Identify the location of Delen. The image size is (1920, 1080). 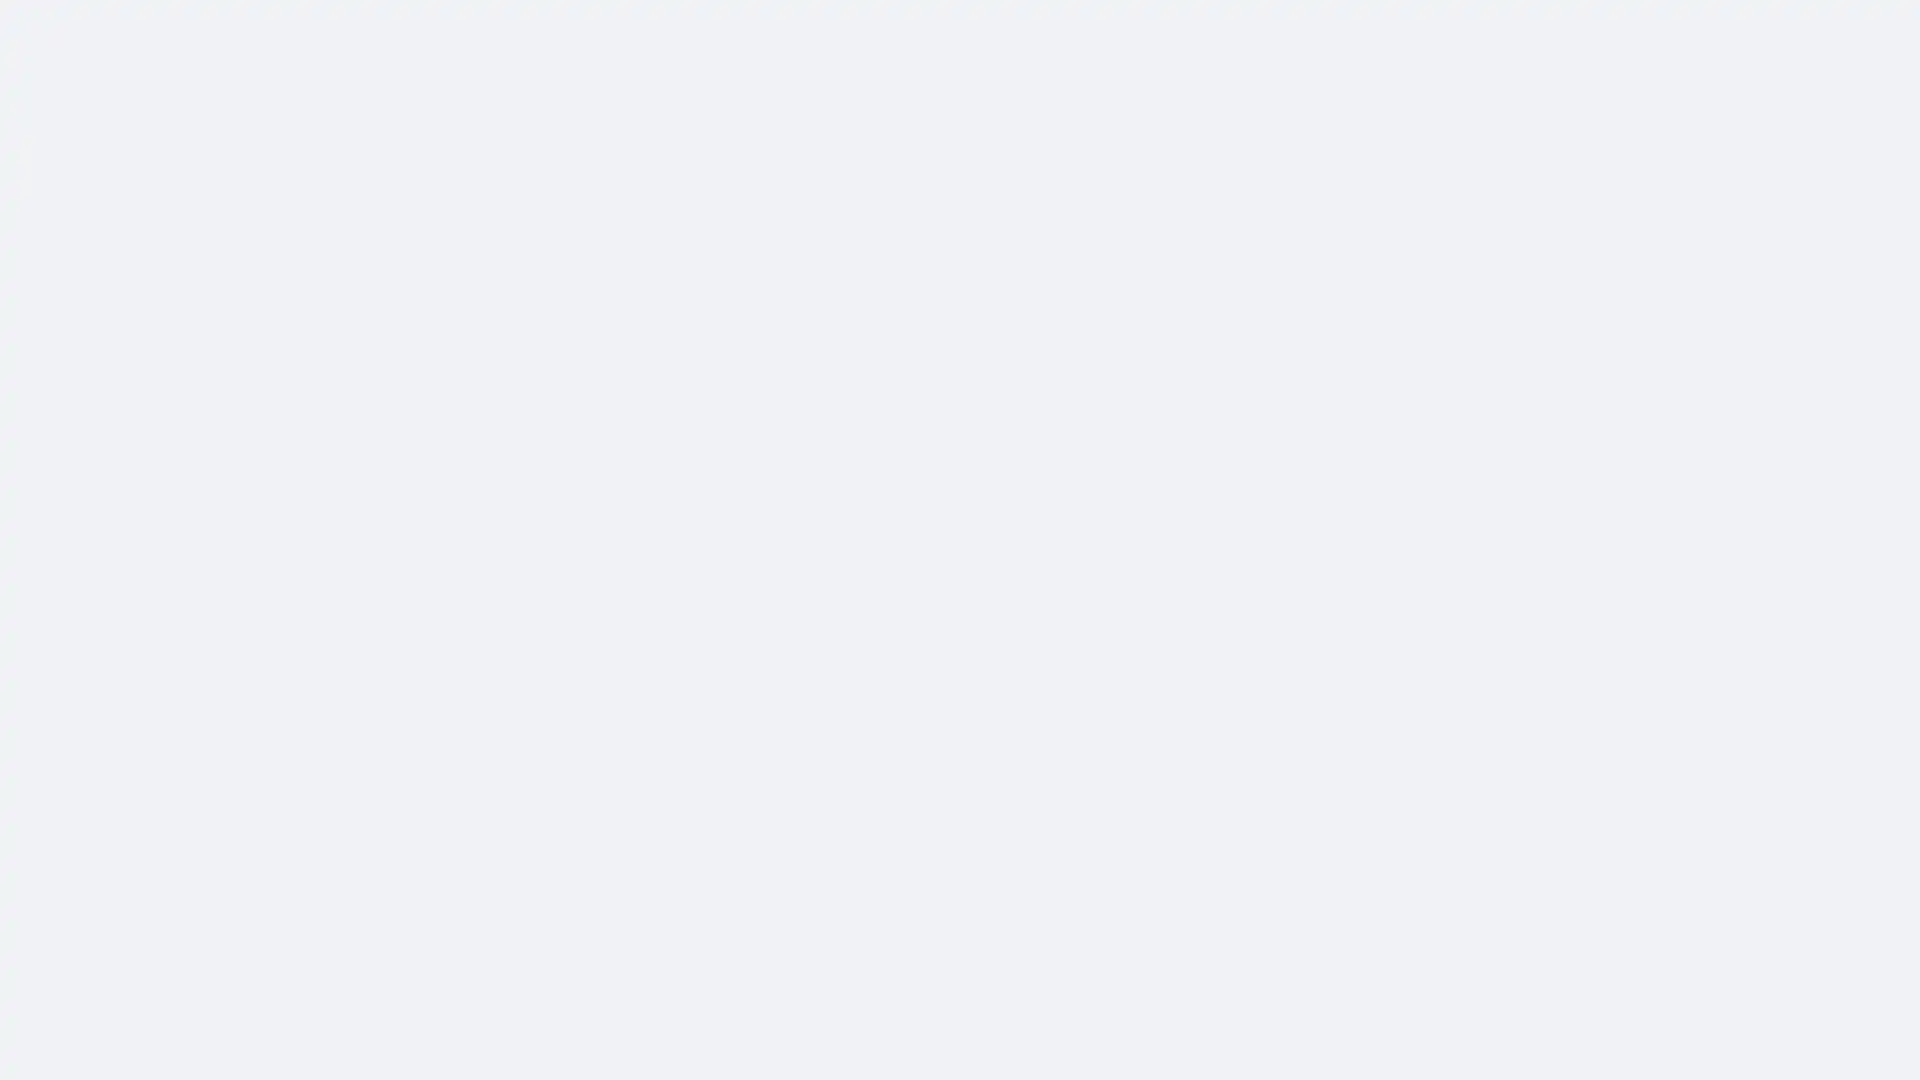
(1304, 934).